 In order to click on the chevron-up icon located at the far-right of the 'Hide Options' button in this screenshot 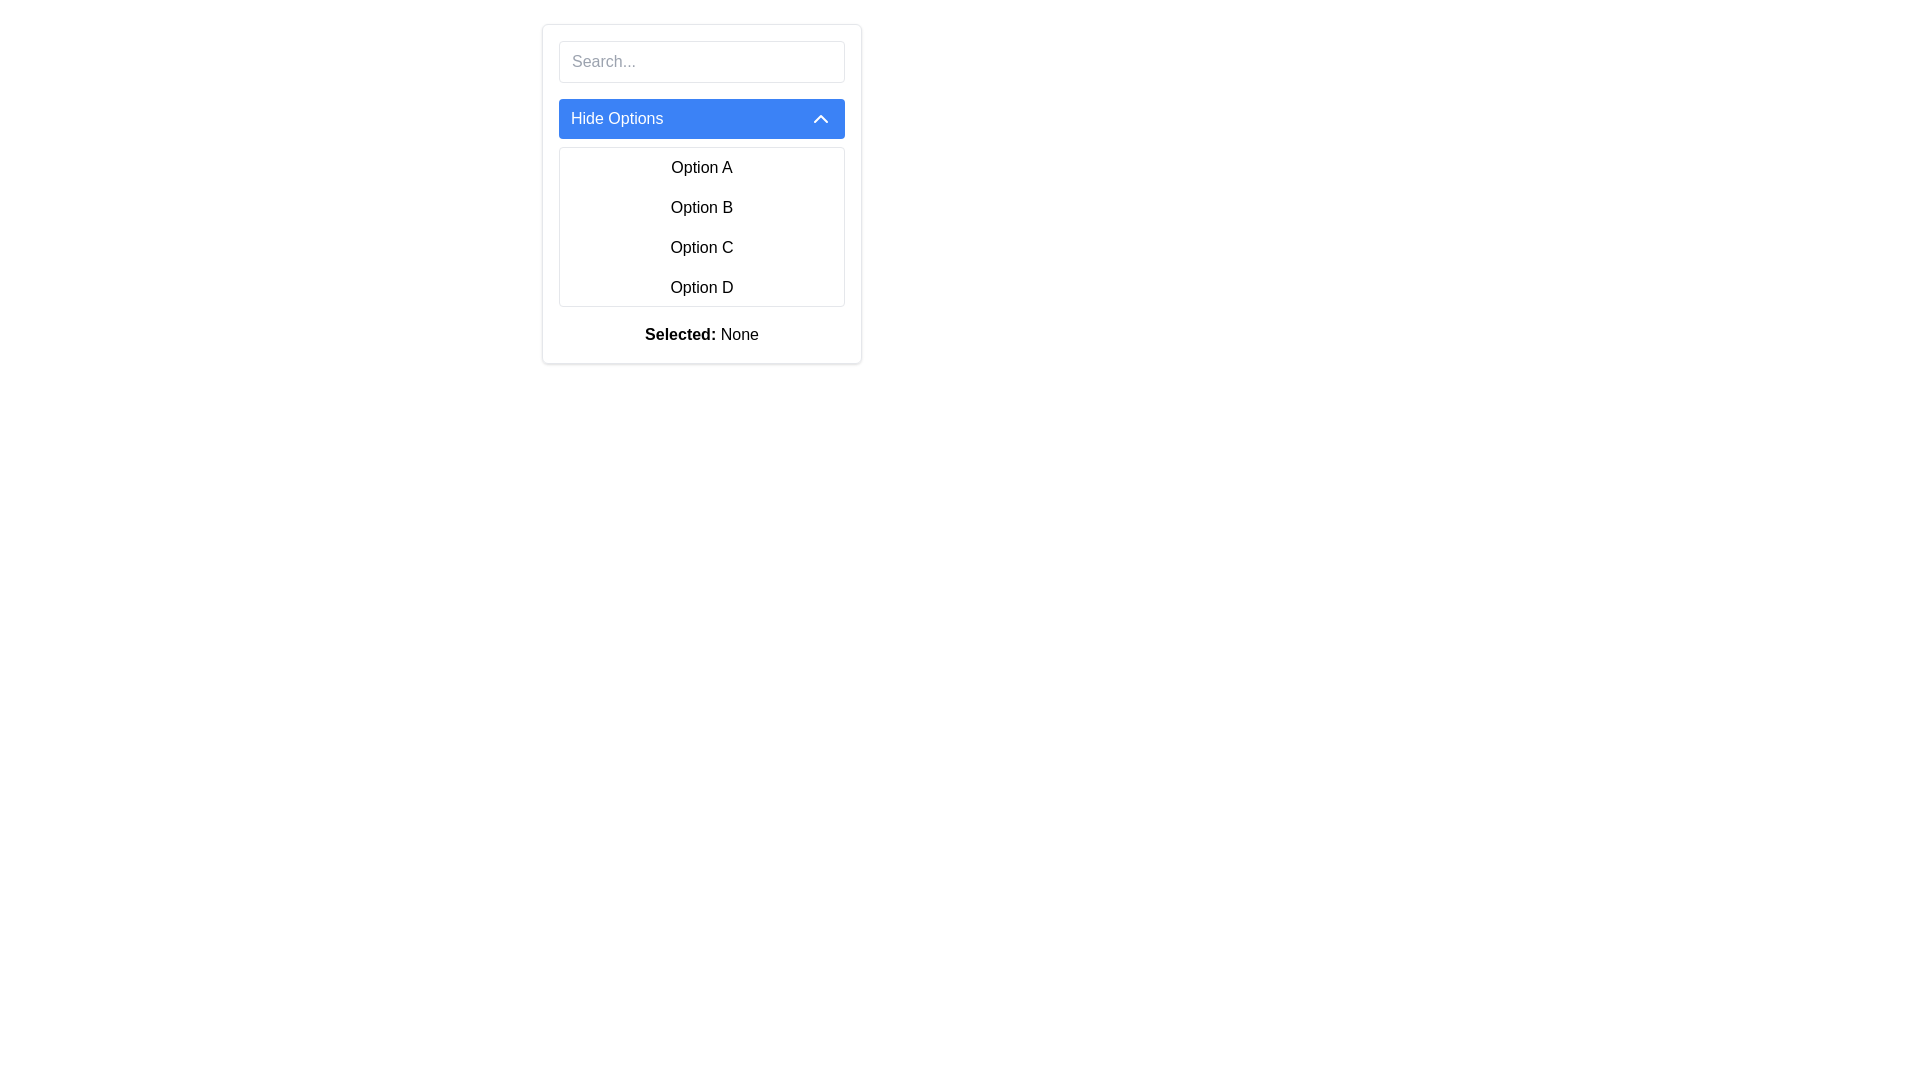, I will do `click(820, 119)`.